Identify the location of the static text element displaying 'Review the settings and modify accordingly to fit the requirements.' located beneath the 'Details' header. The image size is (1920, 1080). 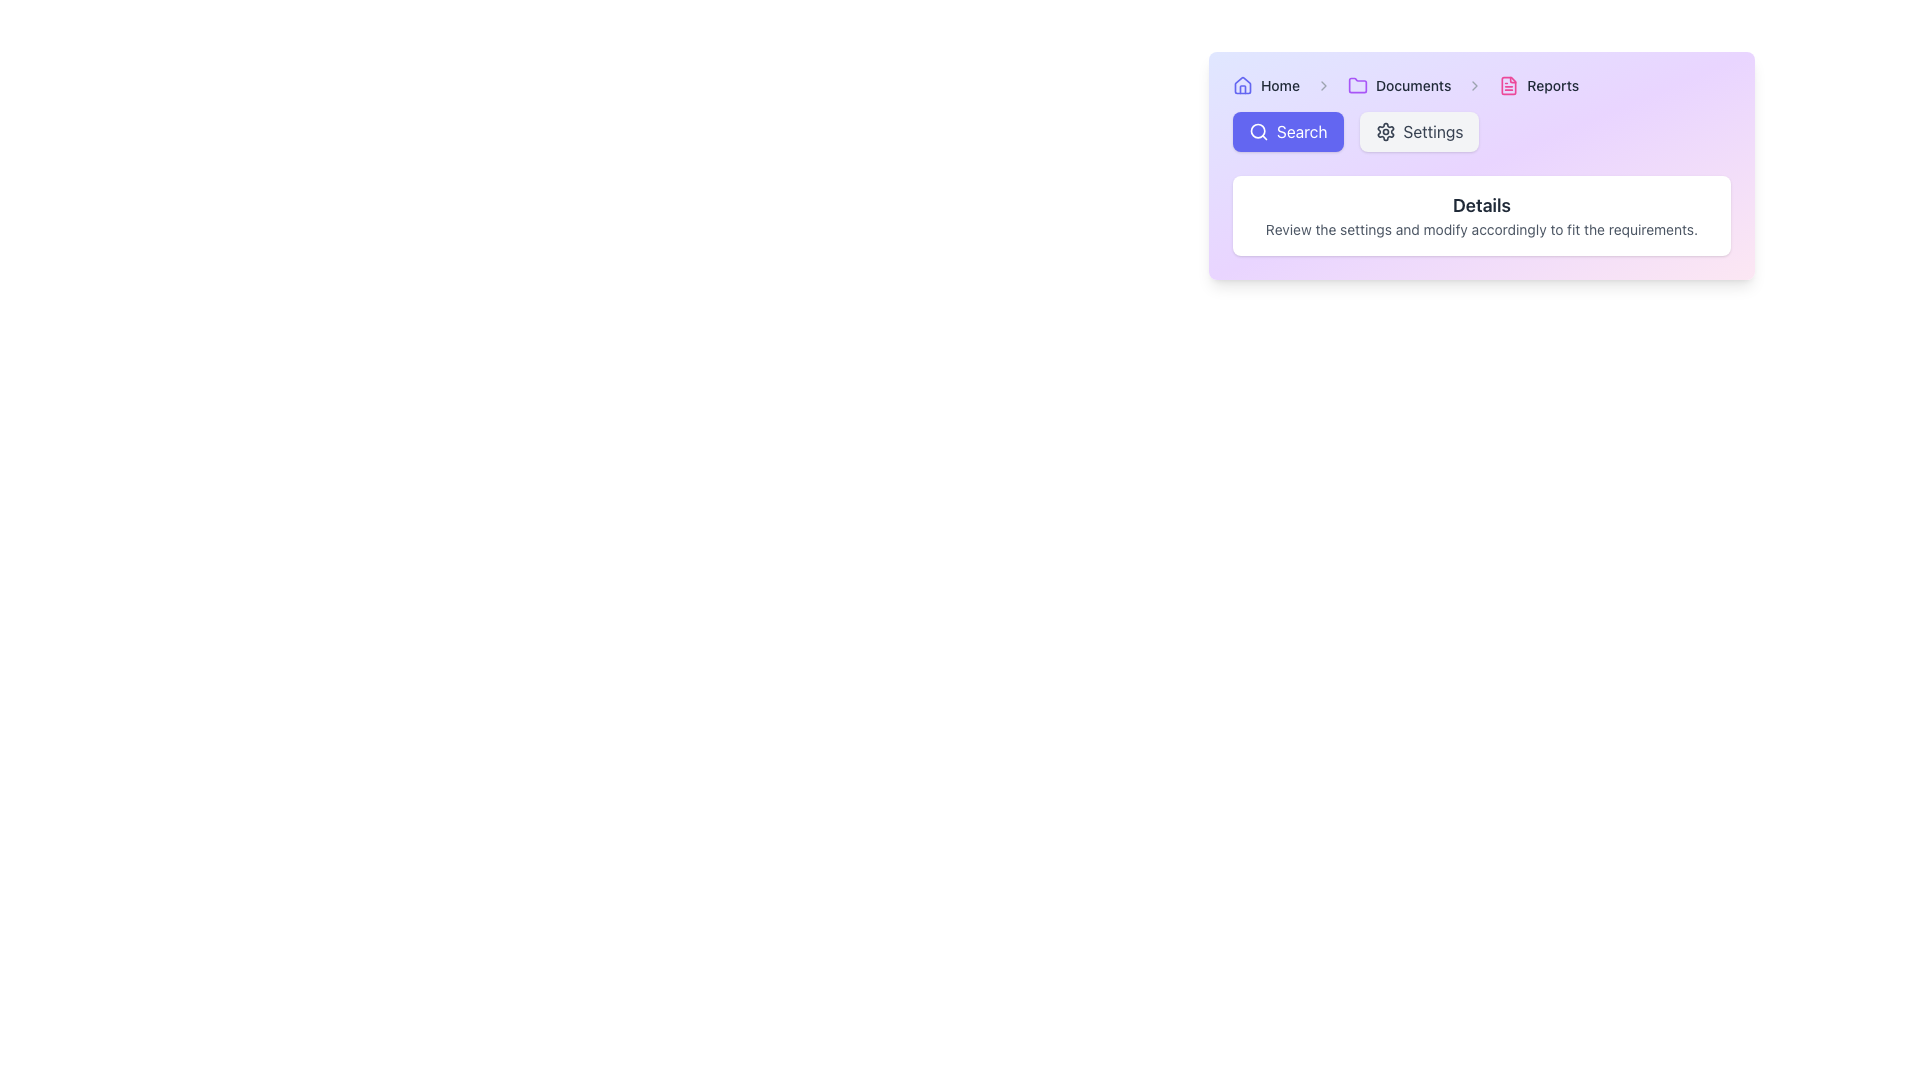
(1482, 229).